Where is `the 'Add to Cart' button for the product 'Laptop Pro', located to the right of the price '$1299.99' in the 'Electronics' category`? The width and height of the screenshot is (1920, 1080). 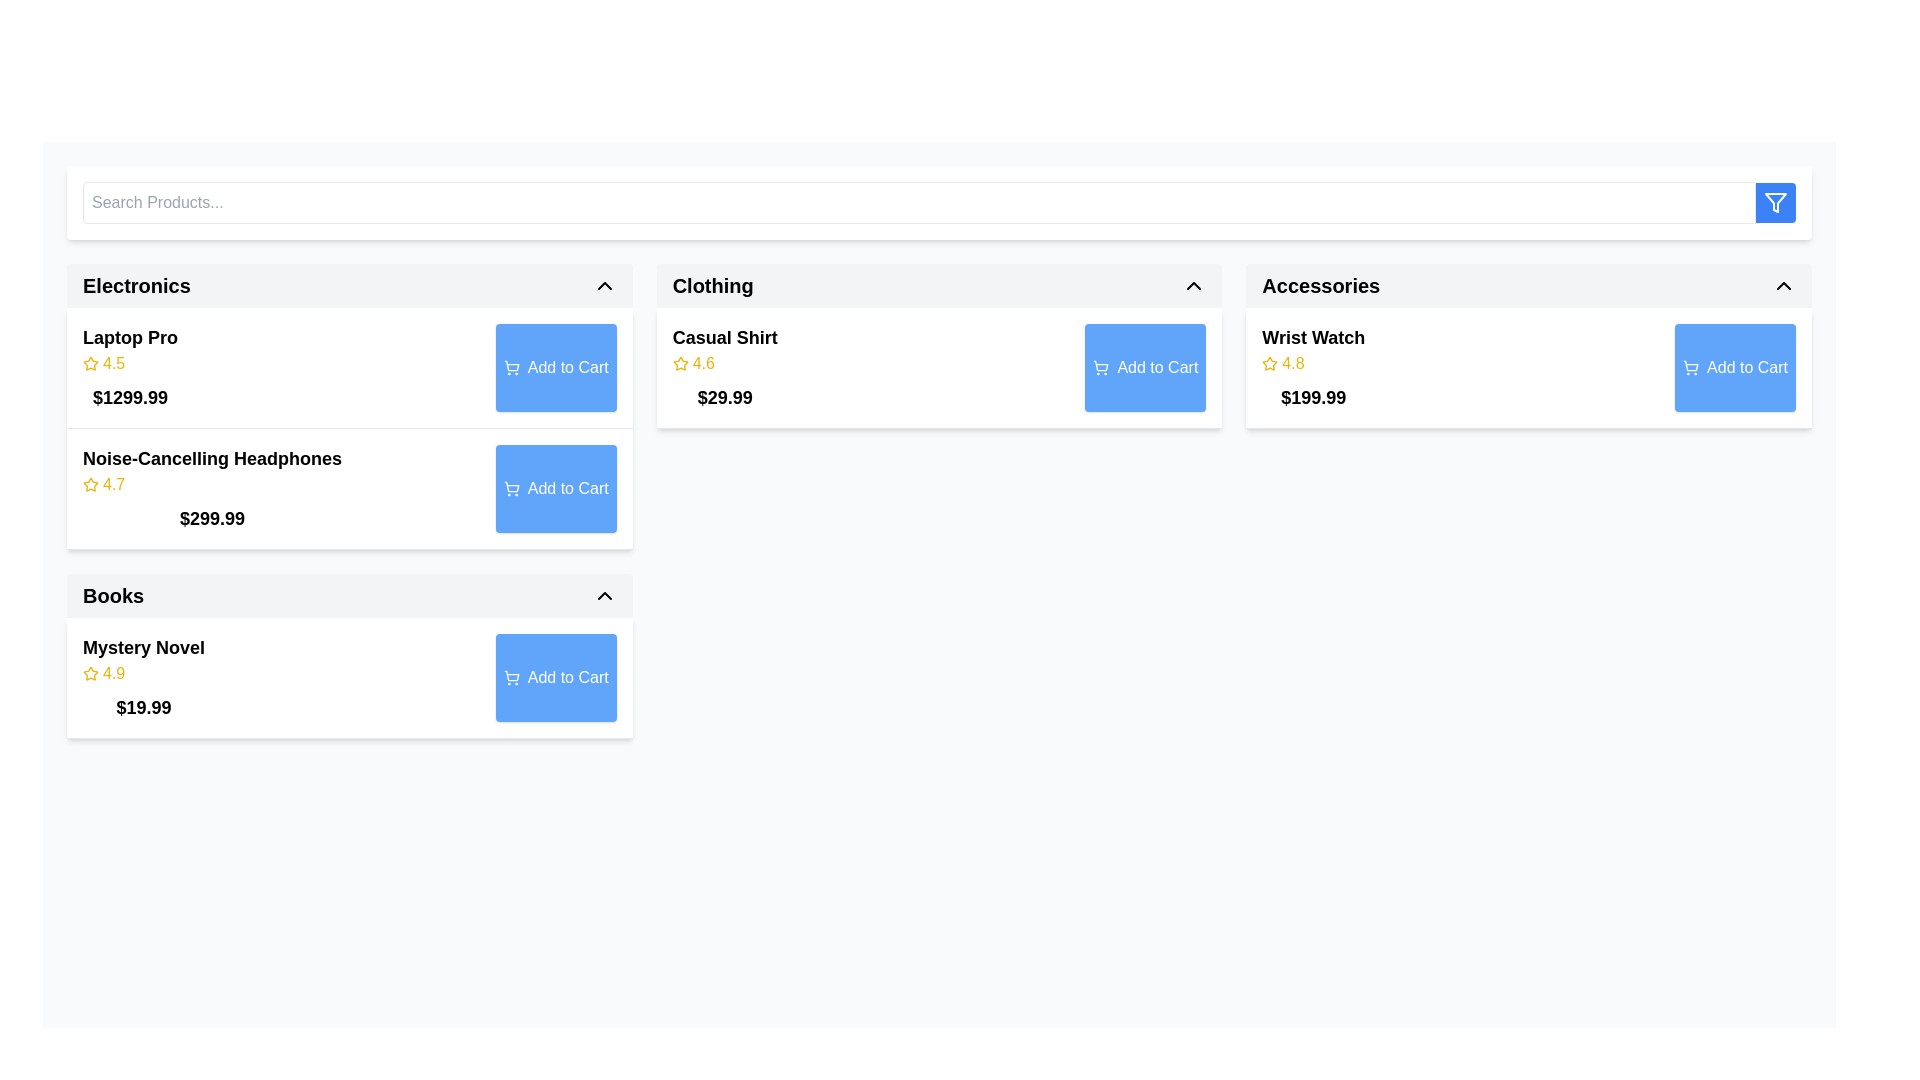 the 'Add to Cart' button for the product 'Laptop Pro', located to the right of the price '$1299.99' in the 'Electronics' category is located at coordinates (556, 367).